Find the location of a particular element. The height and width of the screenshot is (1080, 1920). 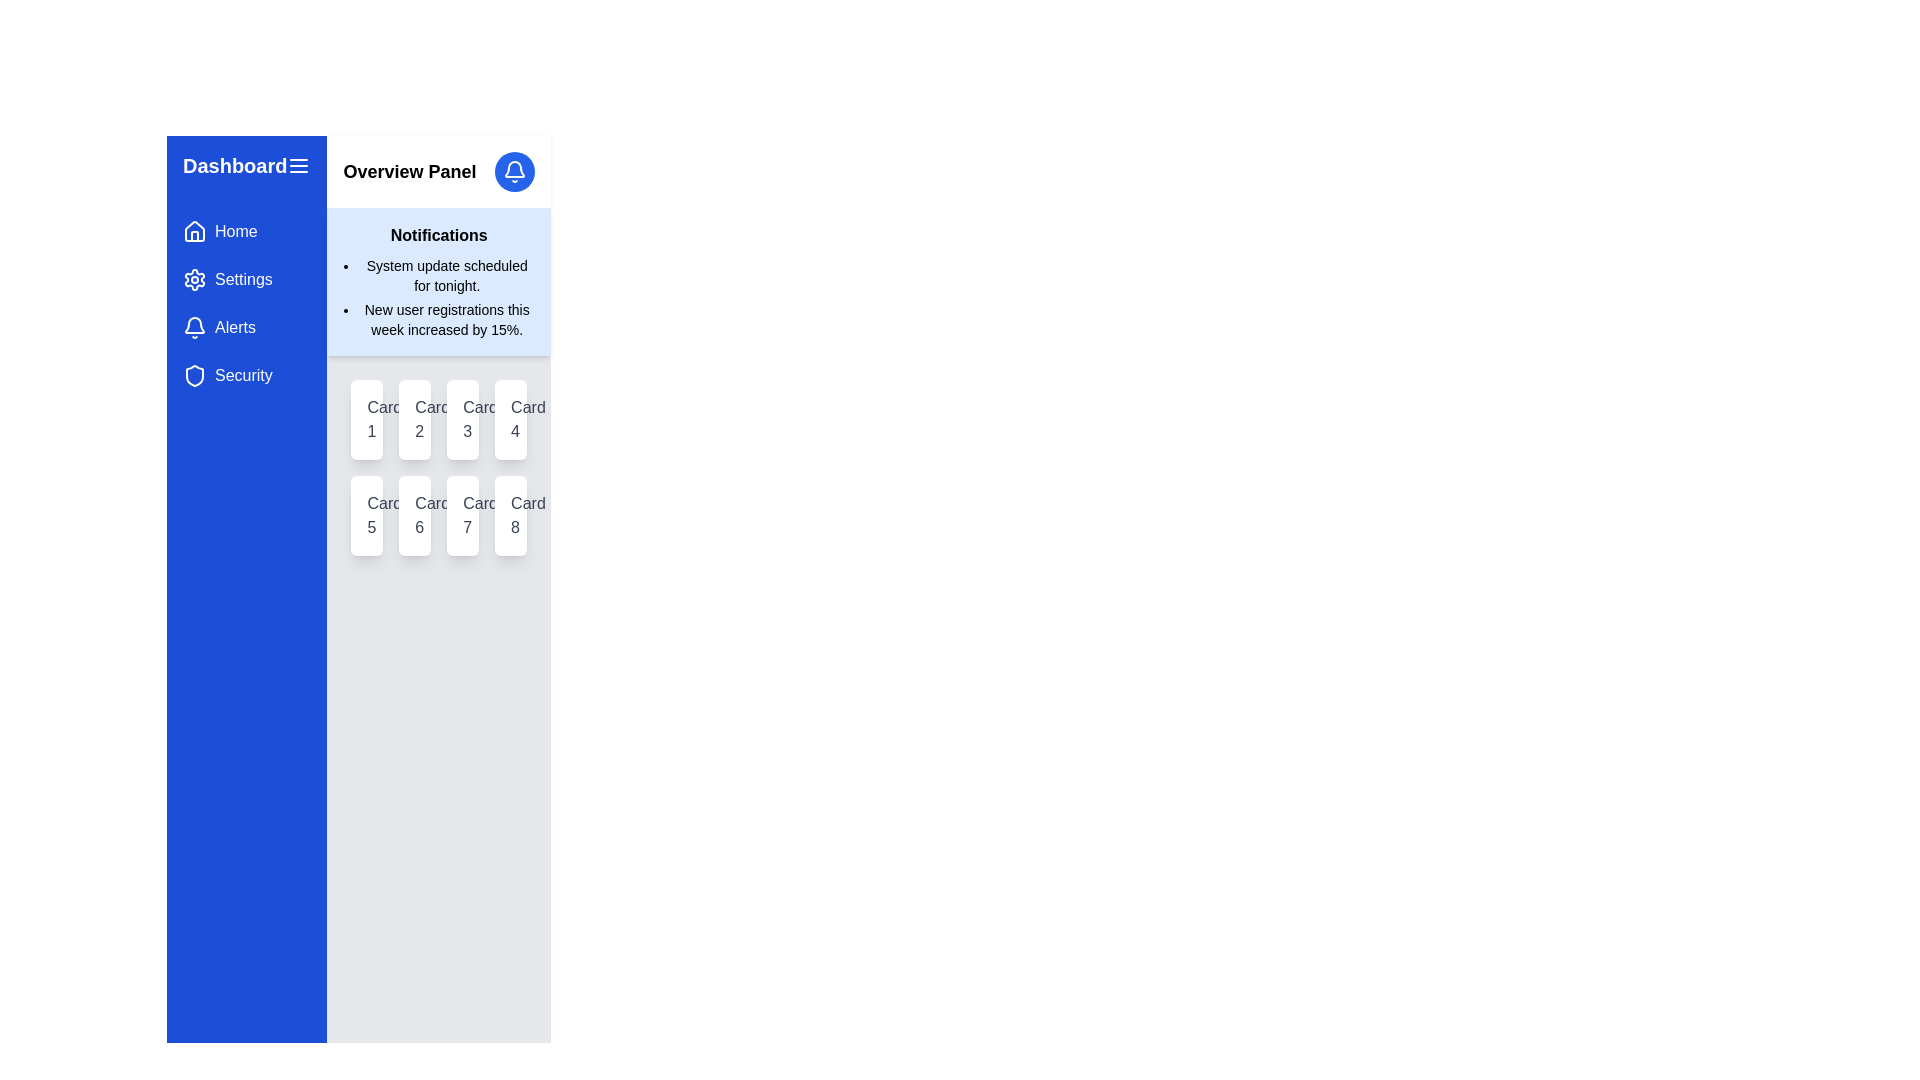

the informational text reading 'New user registrations this week increased by 15%' in the Overview Panel, which is the second item in the bullet-point list beneath 'Notifications' is located at coordinates (446, 319).